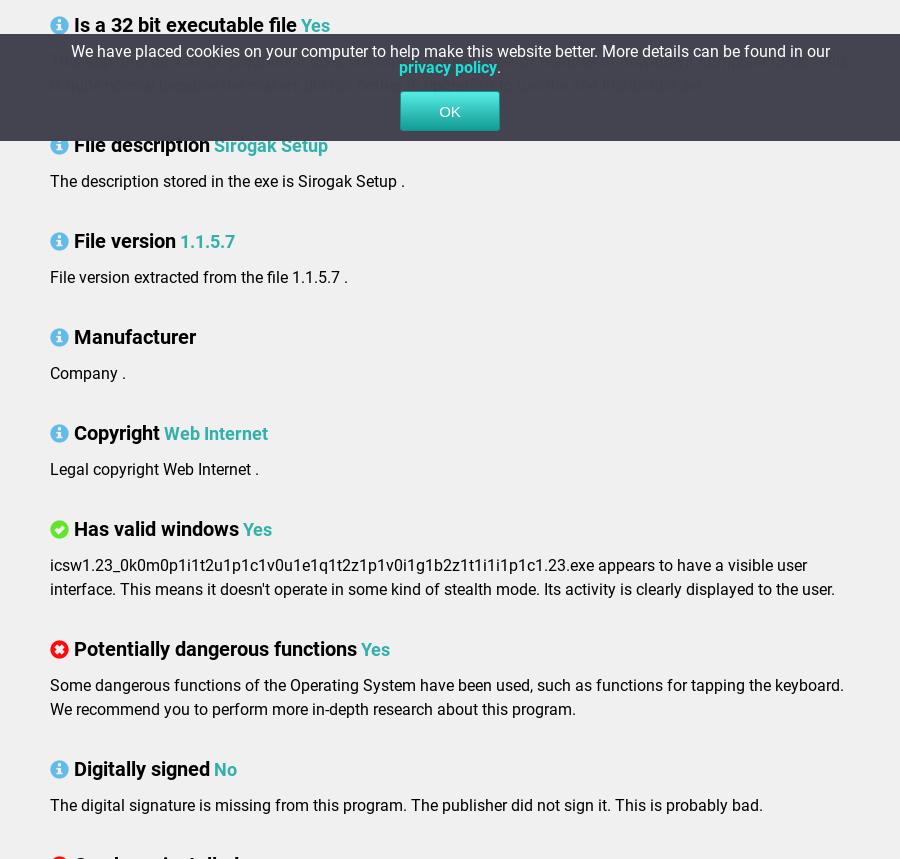  I want to click on 'Some dangerous functions of the Operating System have been used, such as functions for tapping the keyboard. We recommend you to perform more in-depth research about this program.', so click(447, 697).